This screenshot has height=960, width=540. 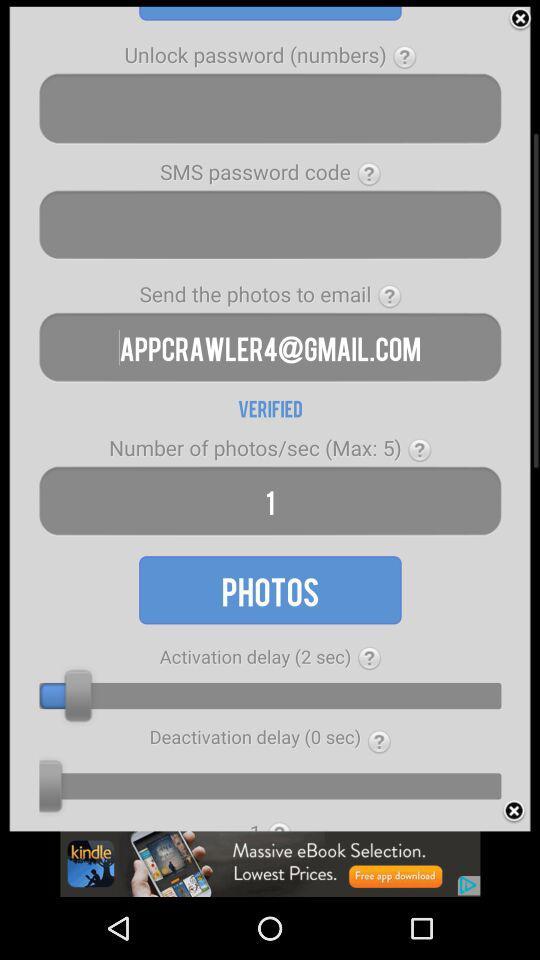 What do you see at coordinates (379, 741) in the screenshot?
I see `the first question mark from the bottom of the page` at bounding box center [379, 741].